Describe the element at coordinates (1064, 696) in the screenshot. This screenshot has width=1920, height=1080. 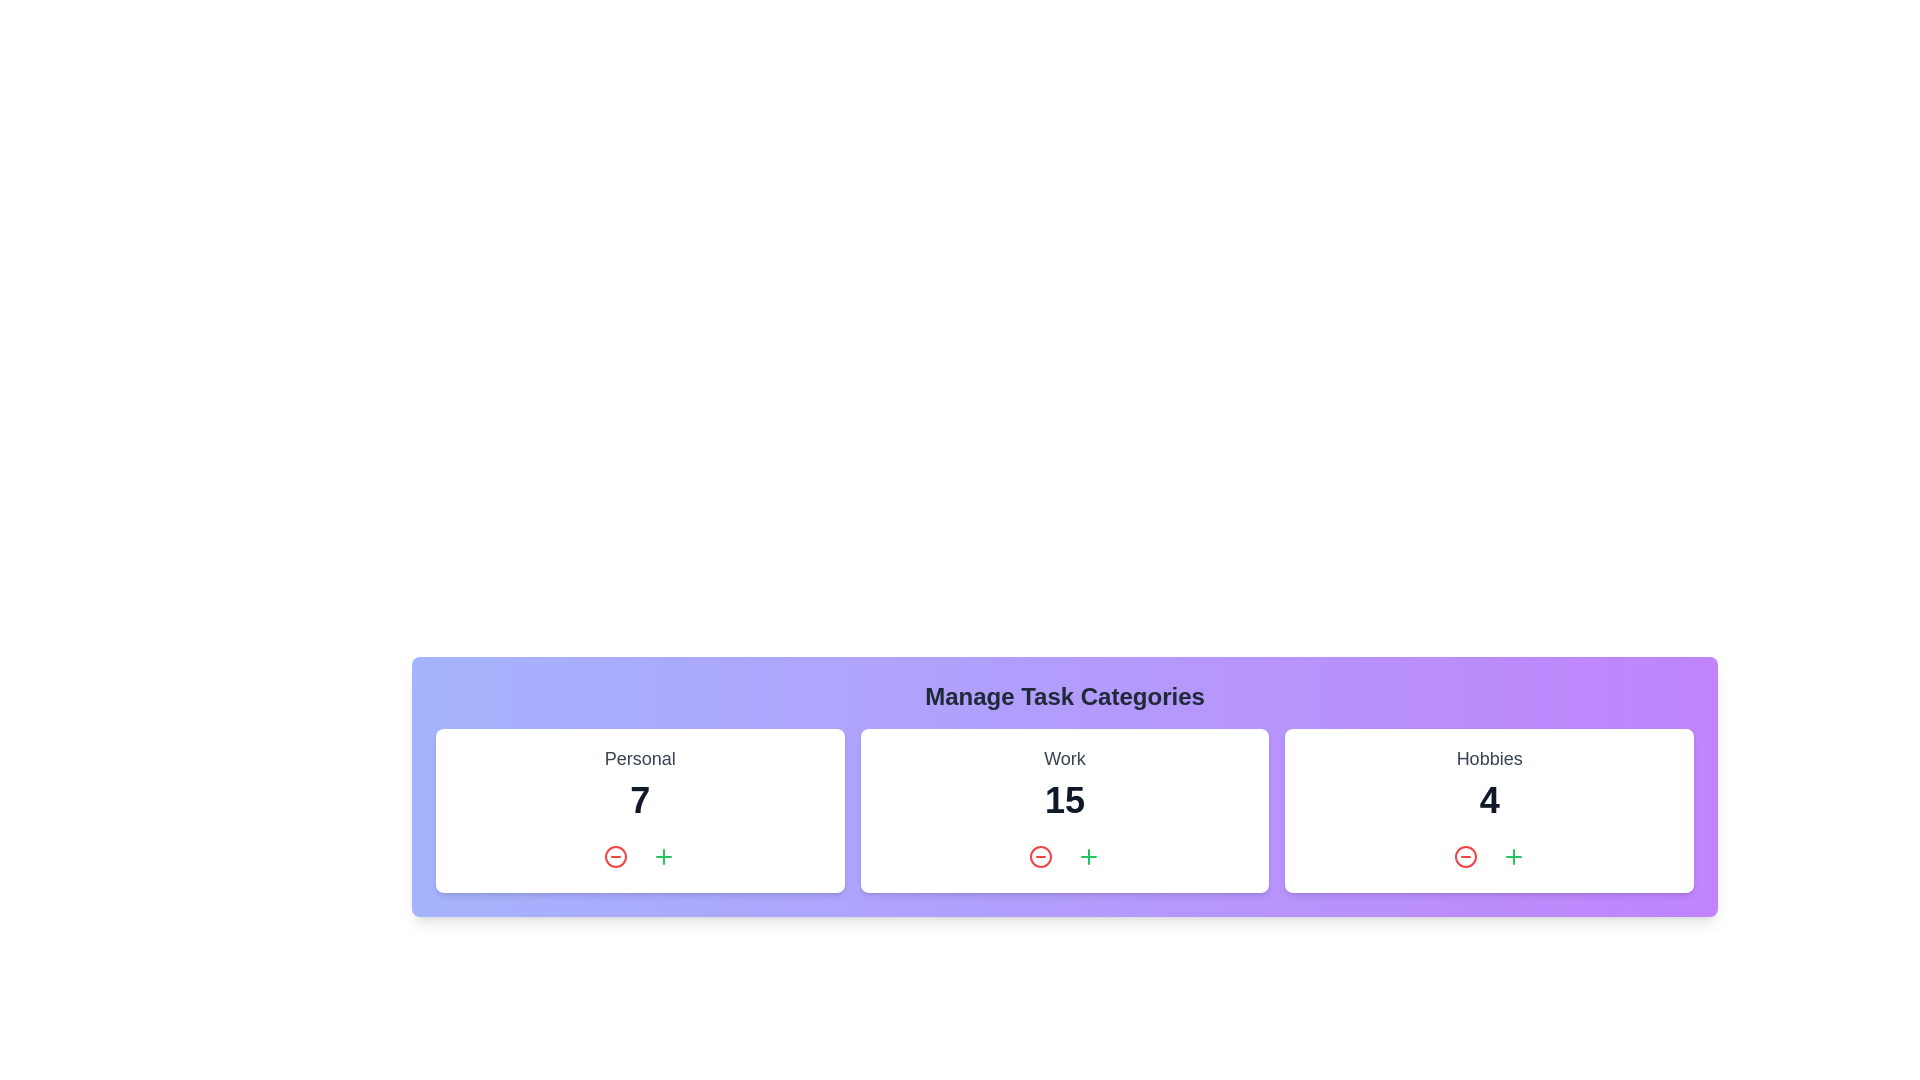
I see `the title 'Manage Task Categories'` at that location.